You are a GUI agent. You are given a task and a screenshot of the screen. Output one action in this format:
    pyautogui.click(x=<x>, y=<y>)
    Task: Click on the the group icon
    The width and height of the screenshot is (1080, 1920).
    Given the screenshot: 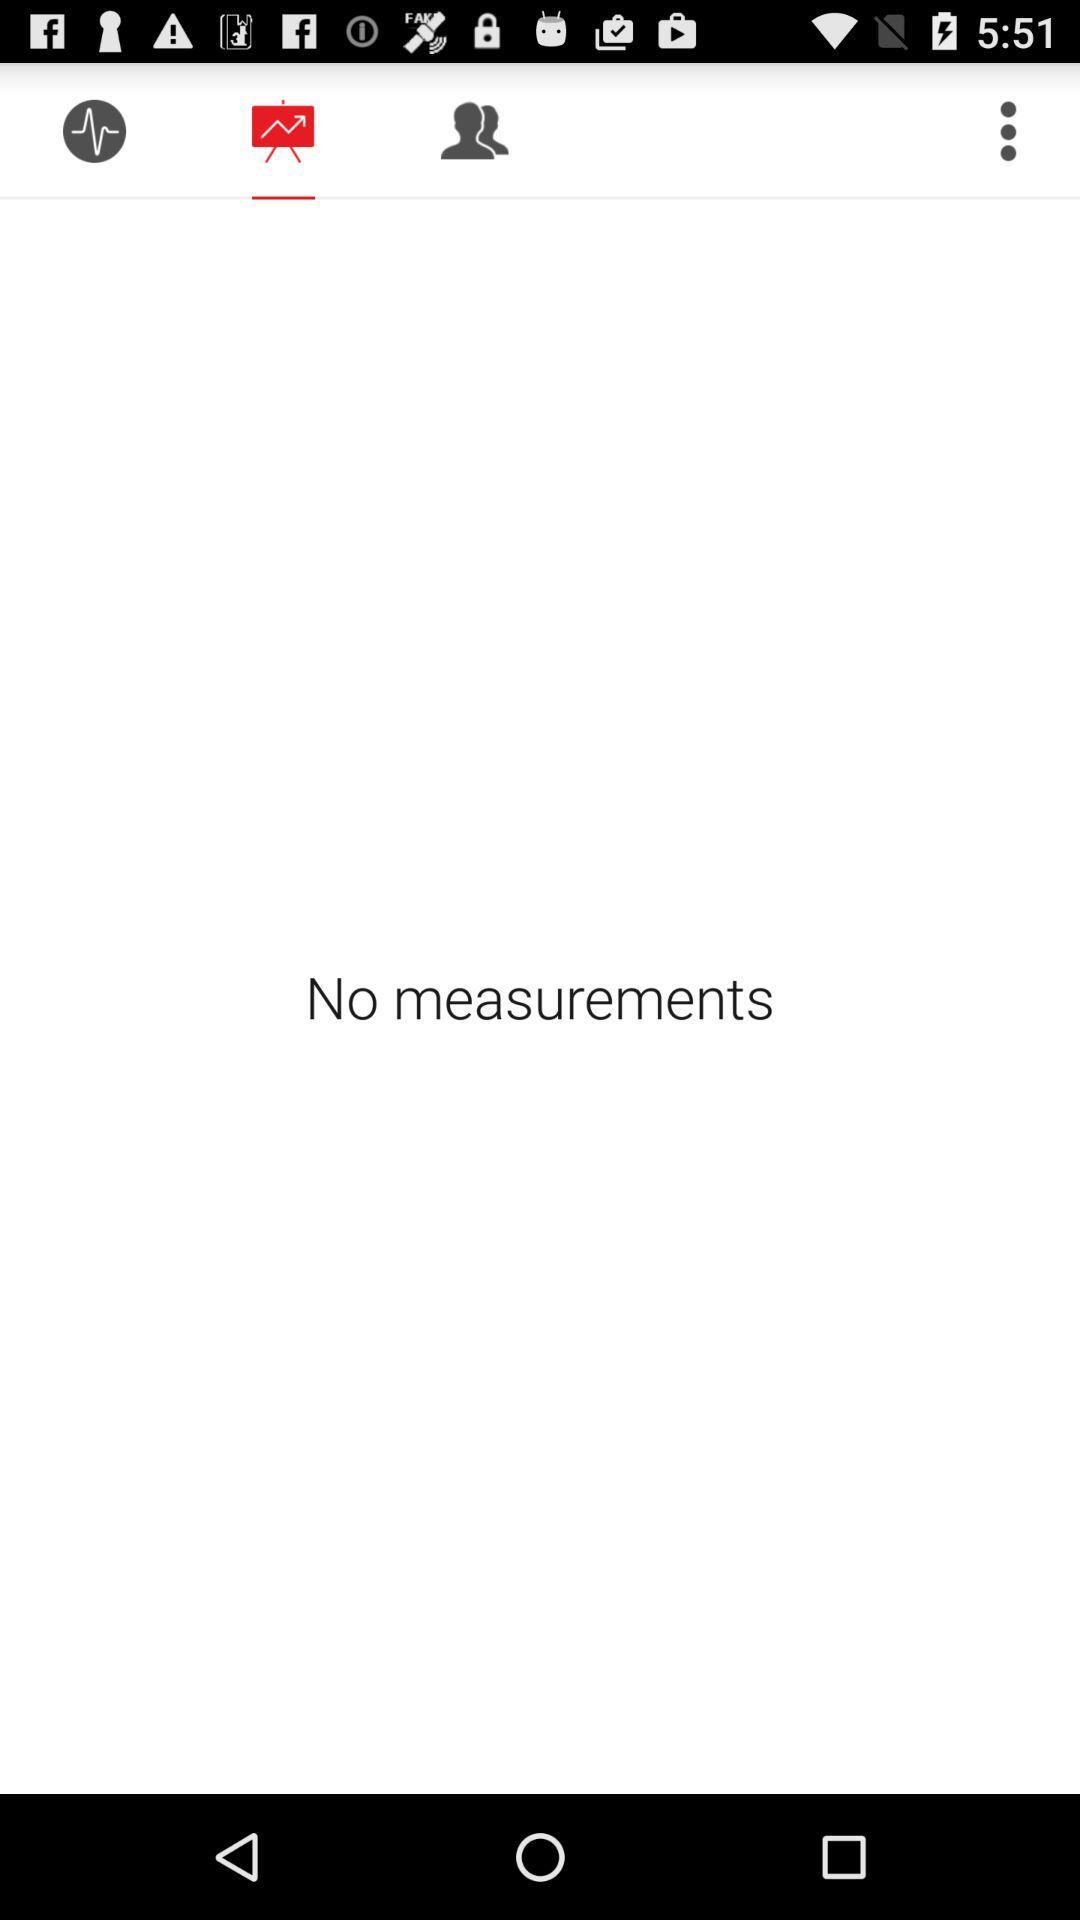 What is the action you would take?
    pyautogui.click(x=474, y=139)
    